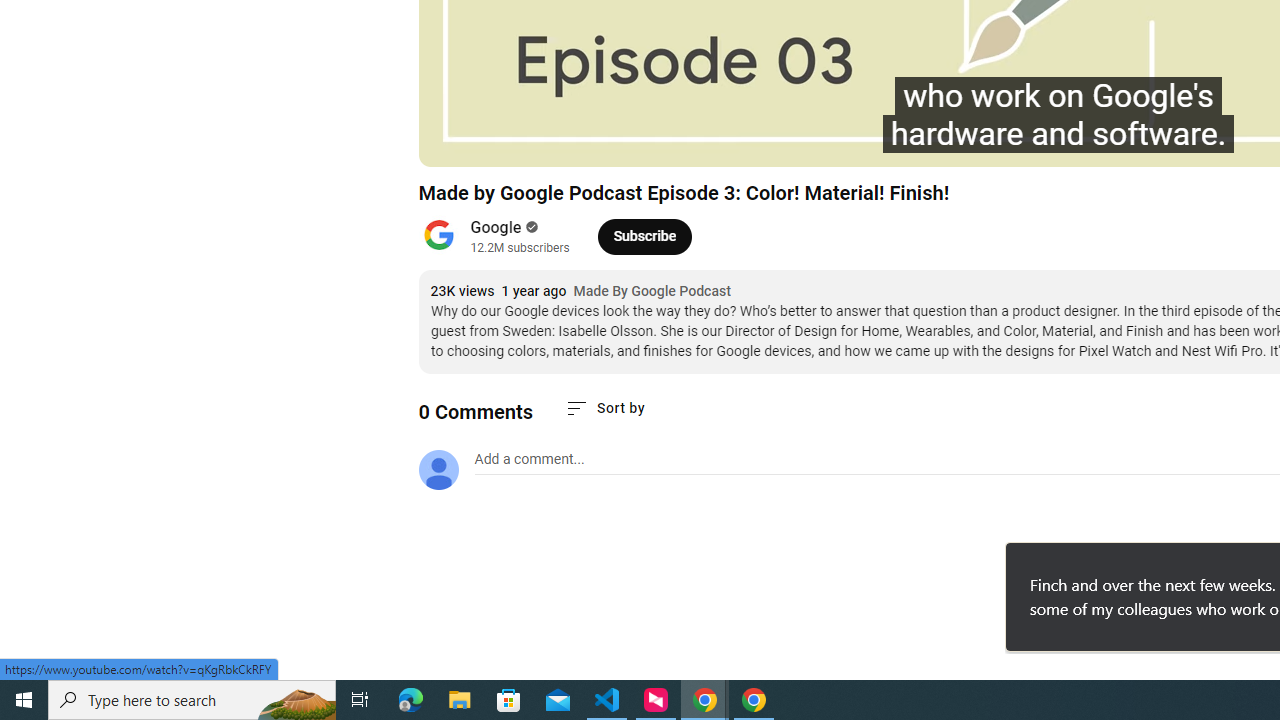 This screenshot has height=720, width=1280. What do you see at coordinates (529, 459) in the screenshot?
I see `'AutomationID: simplebox-placeholder'` at bounding box center [529, 459].